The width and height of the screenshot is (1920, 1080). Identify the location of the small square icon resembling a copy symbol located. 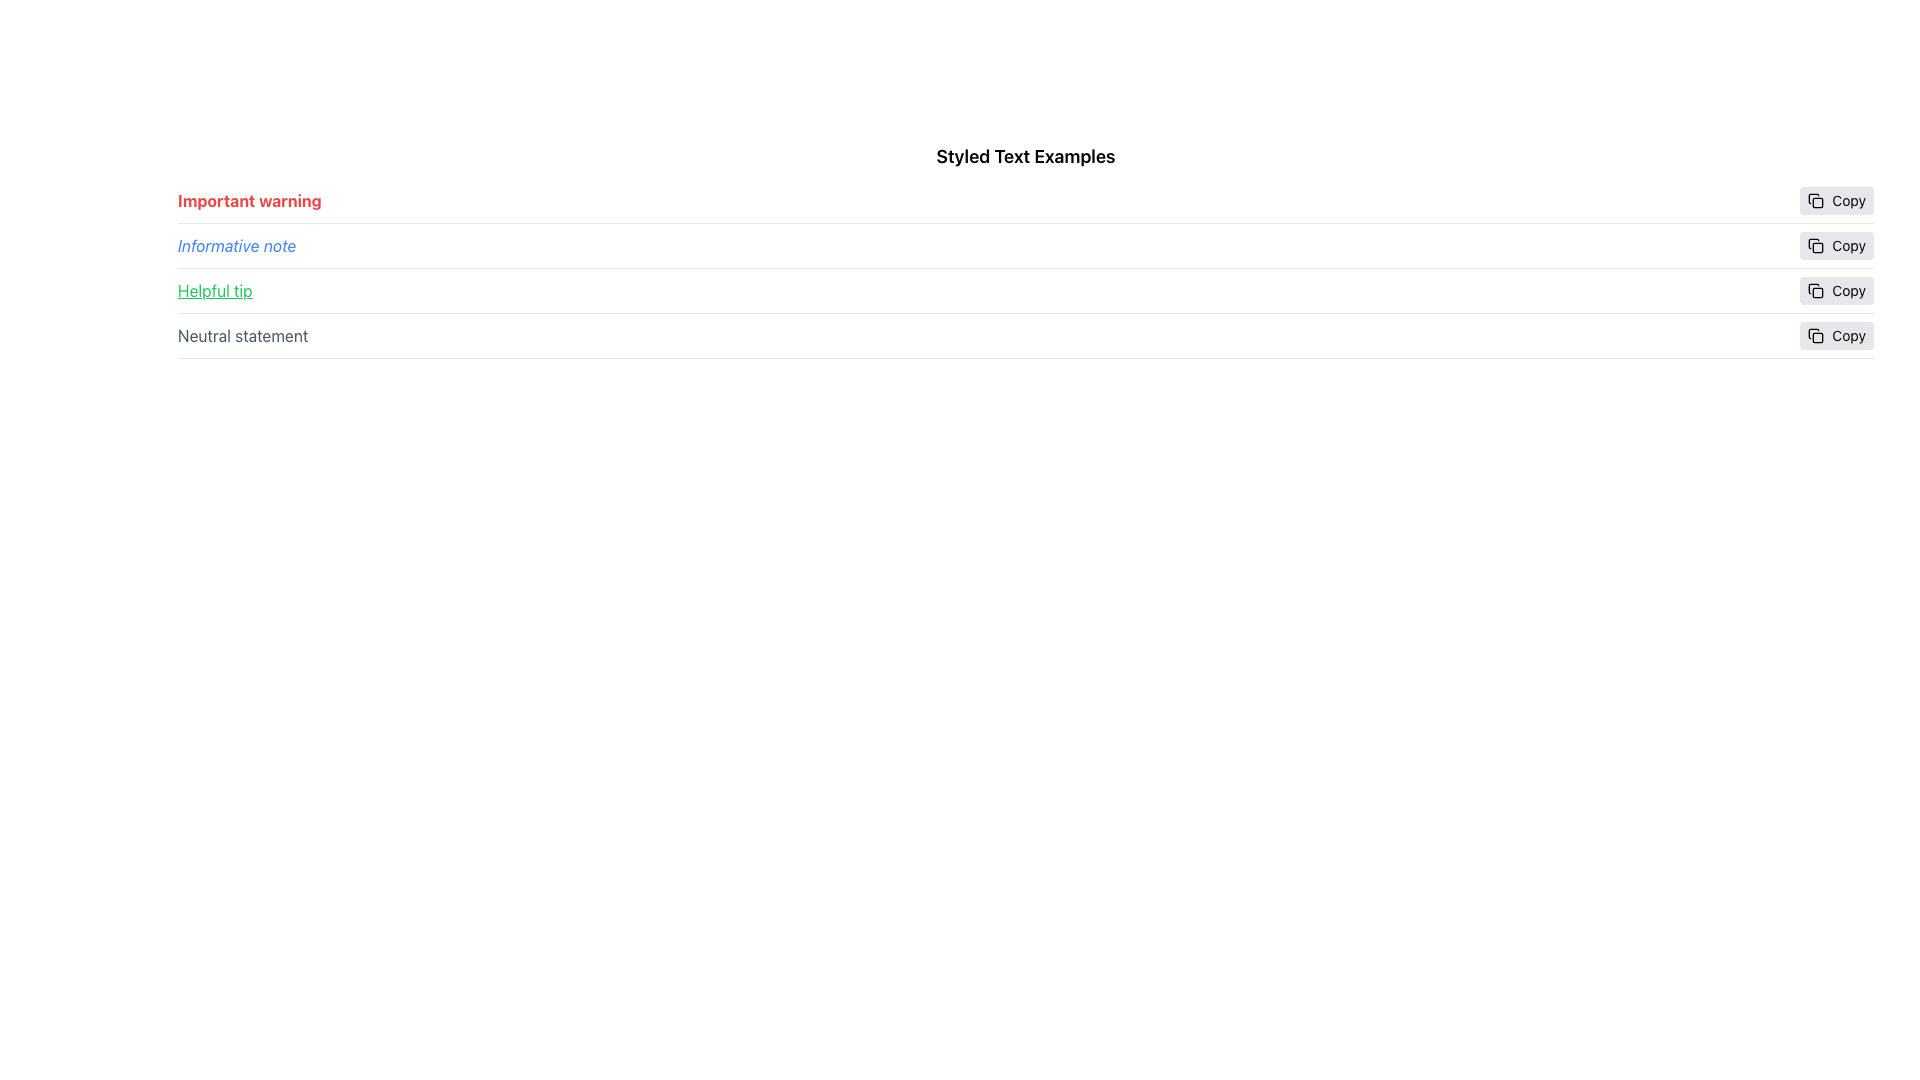
(1816, 290).